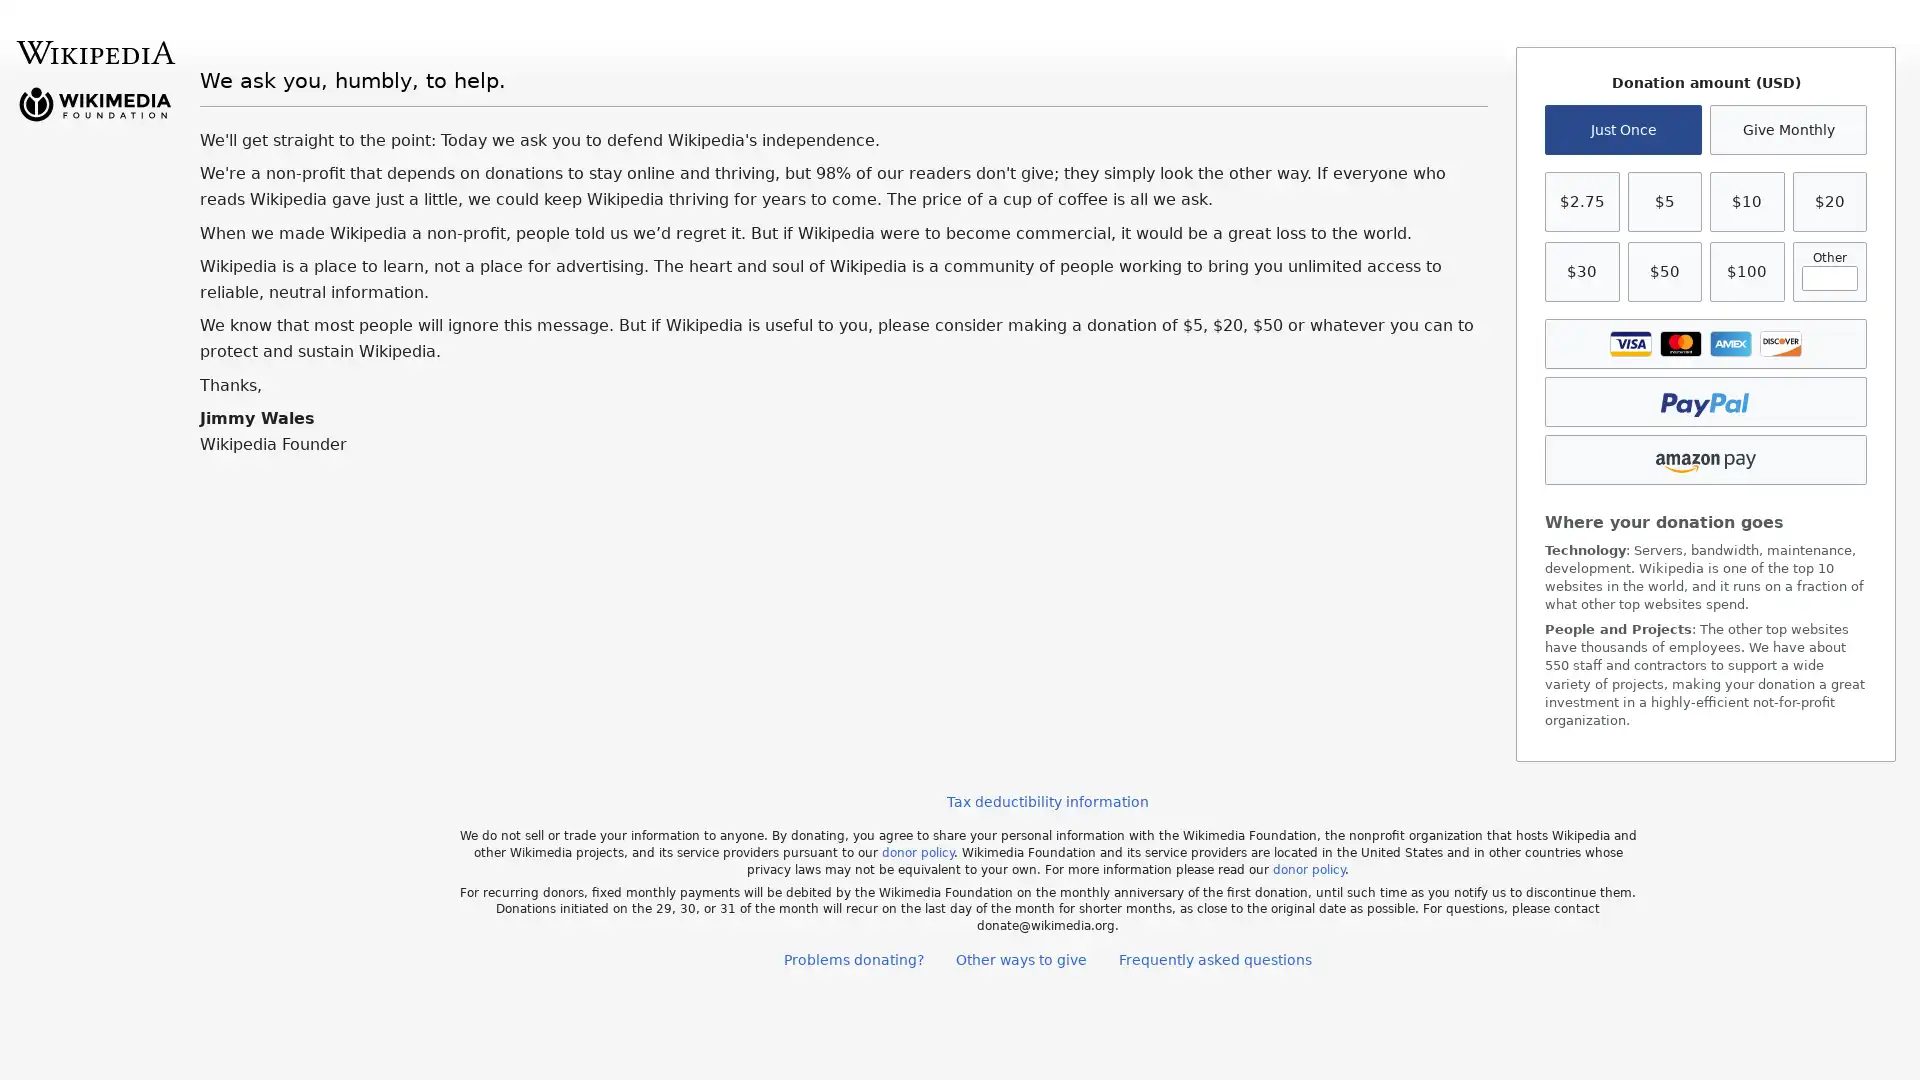  I want to click on Amazon, so click(1704, 459).